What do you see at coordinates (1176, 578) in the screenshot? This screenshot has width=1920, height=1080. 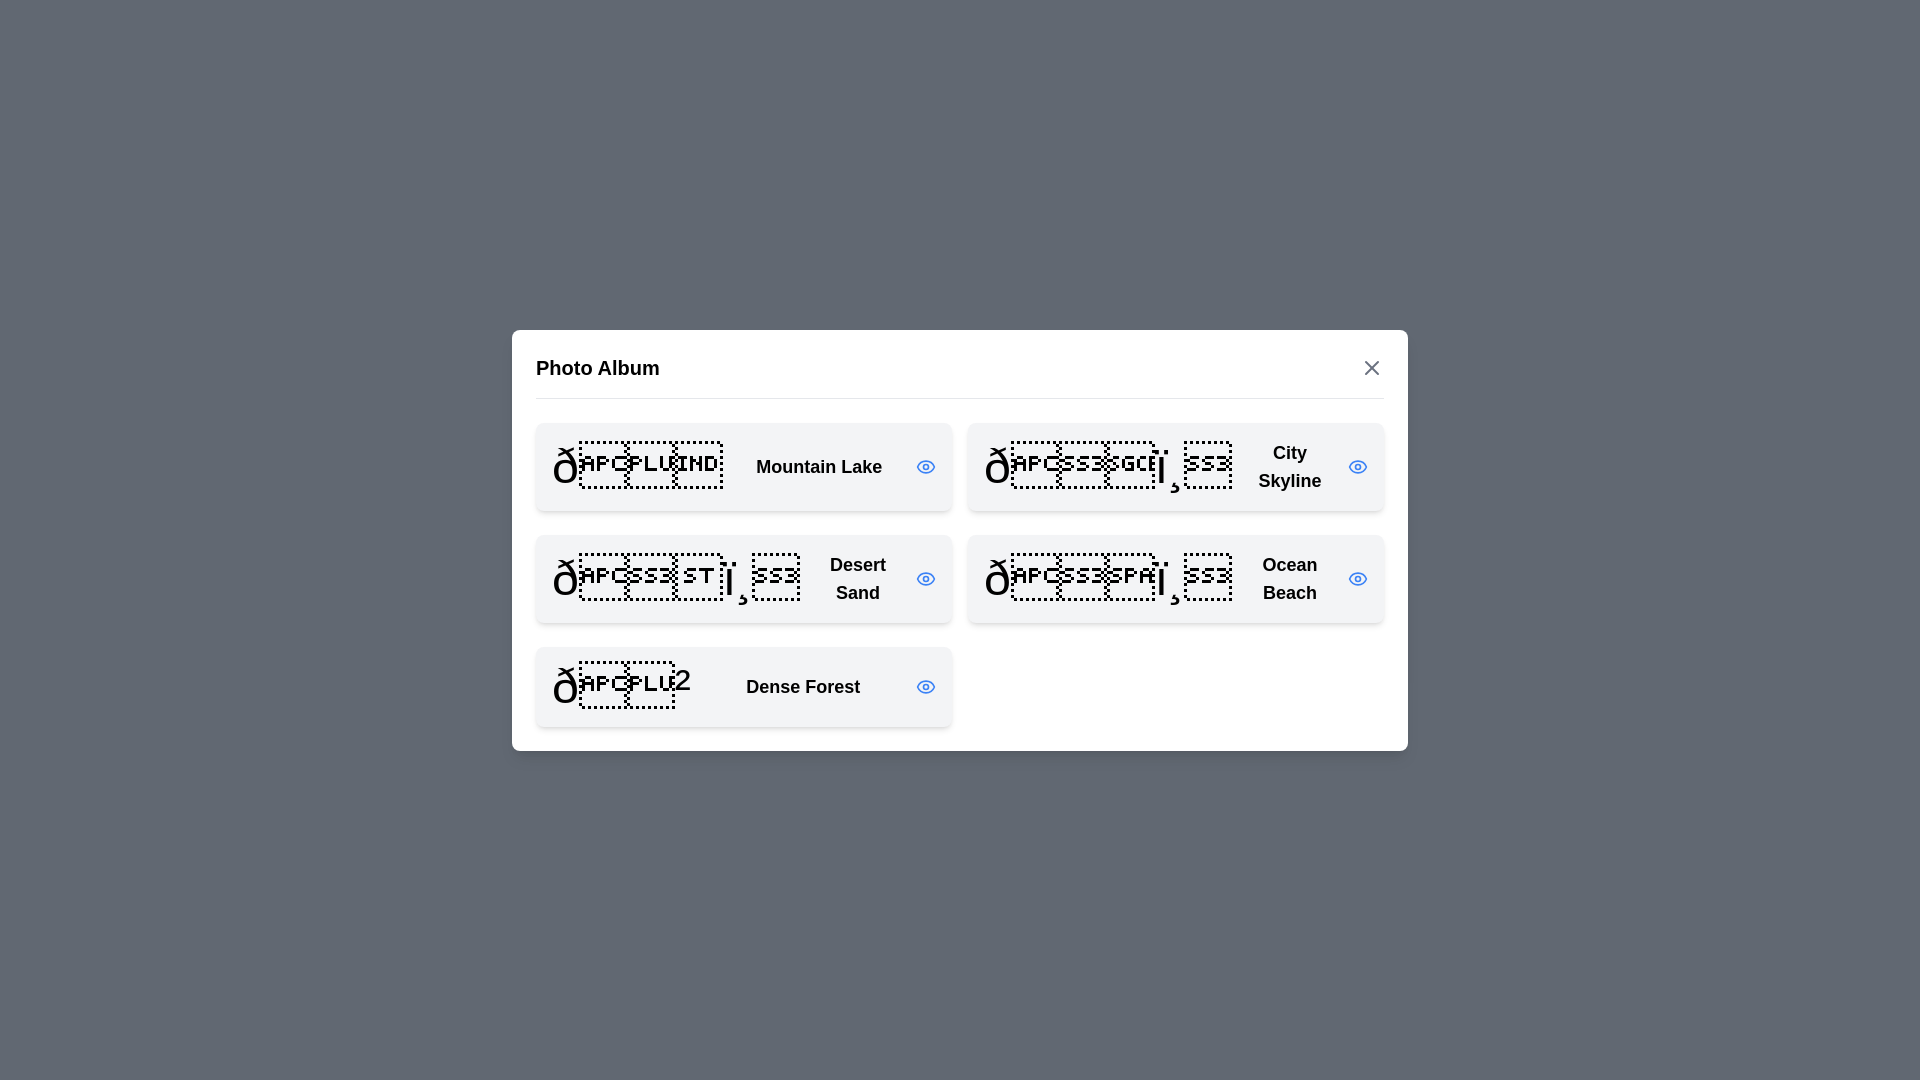 I see `the photo titled Ocean Beach from the list` at bounding box center [1176, 578].